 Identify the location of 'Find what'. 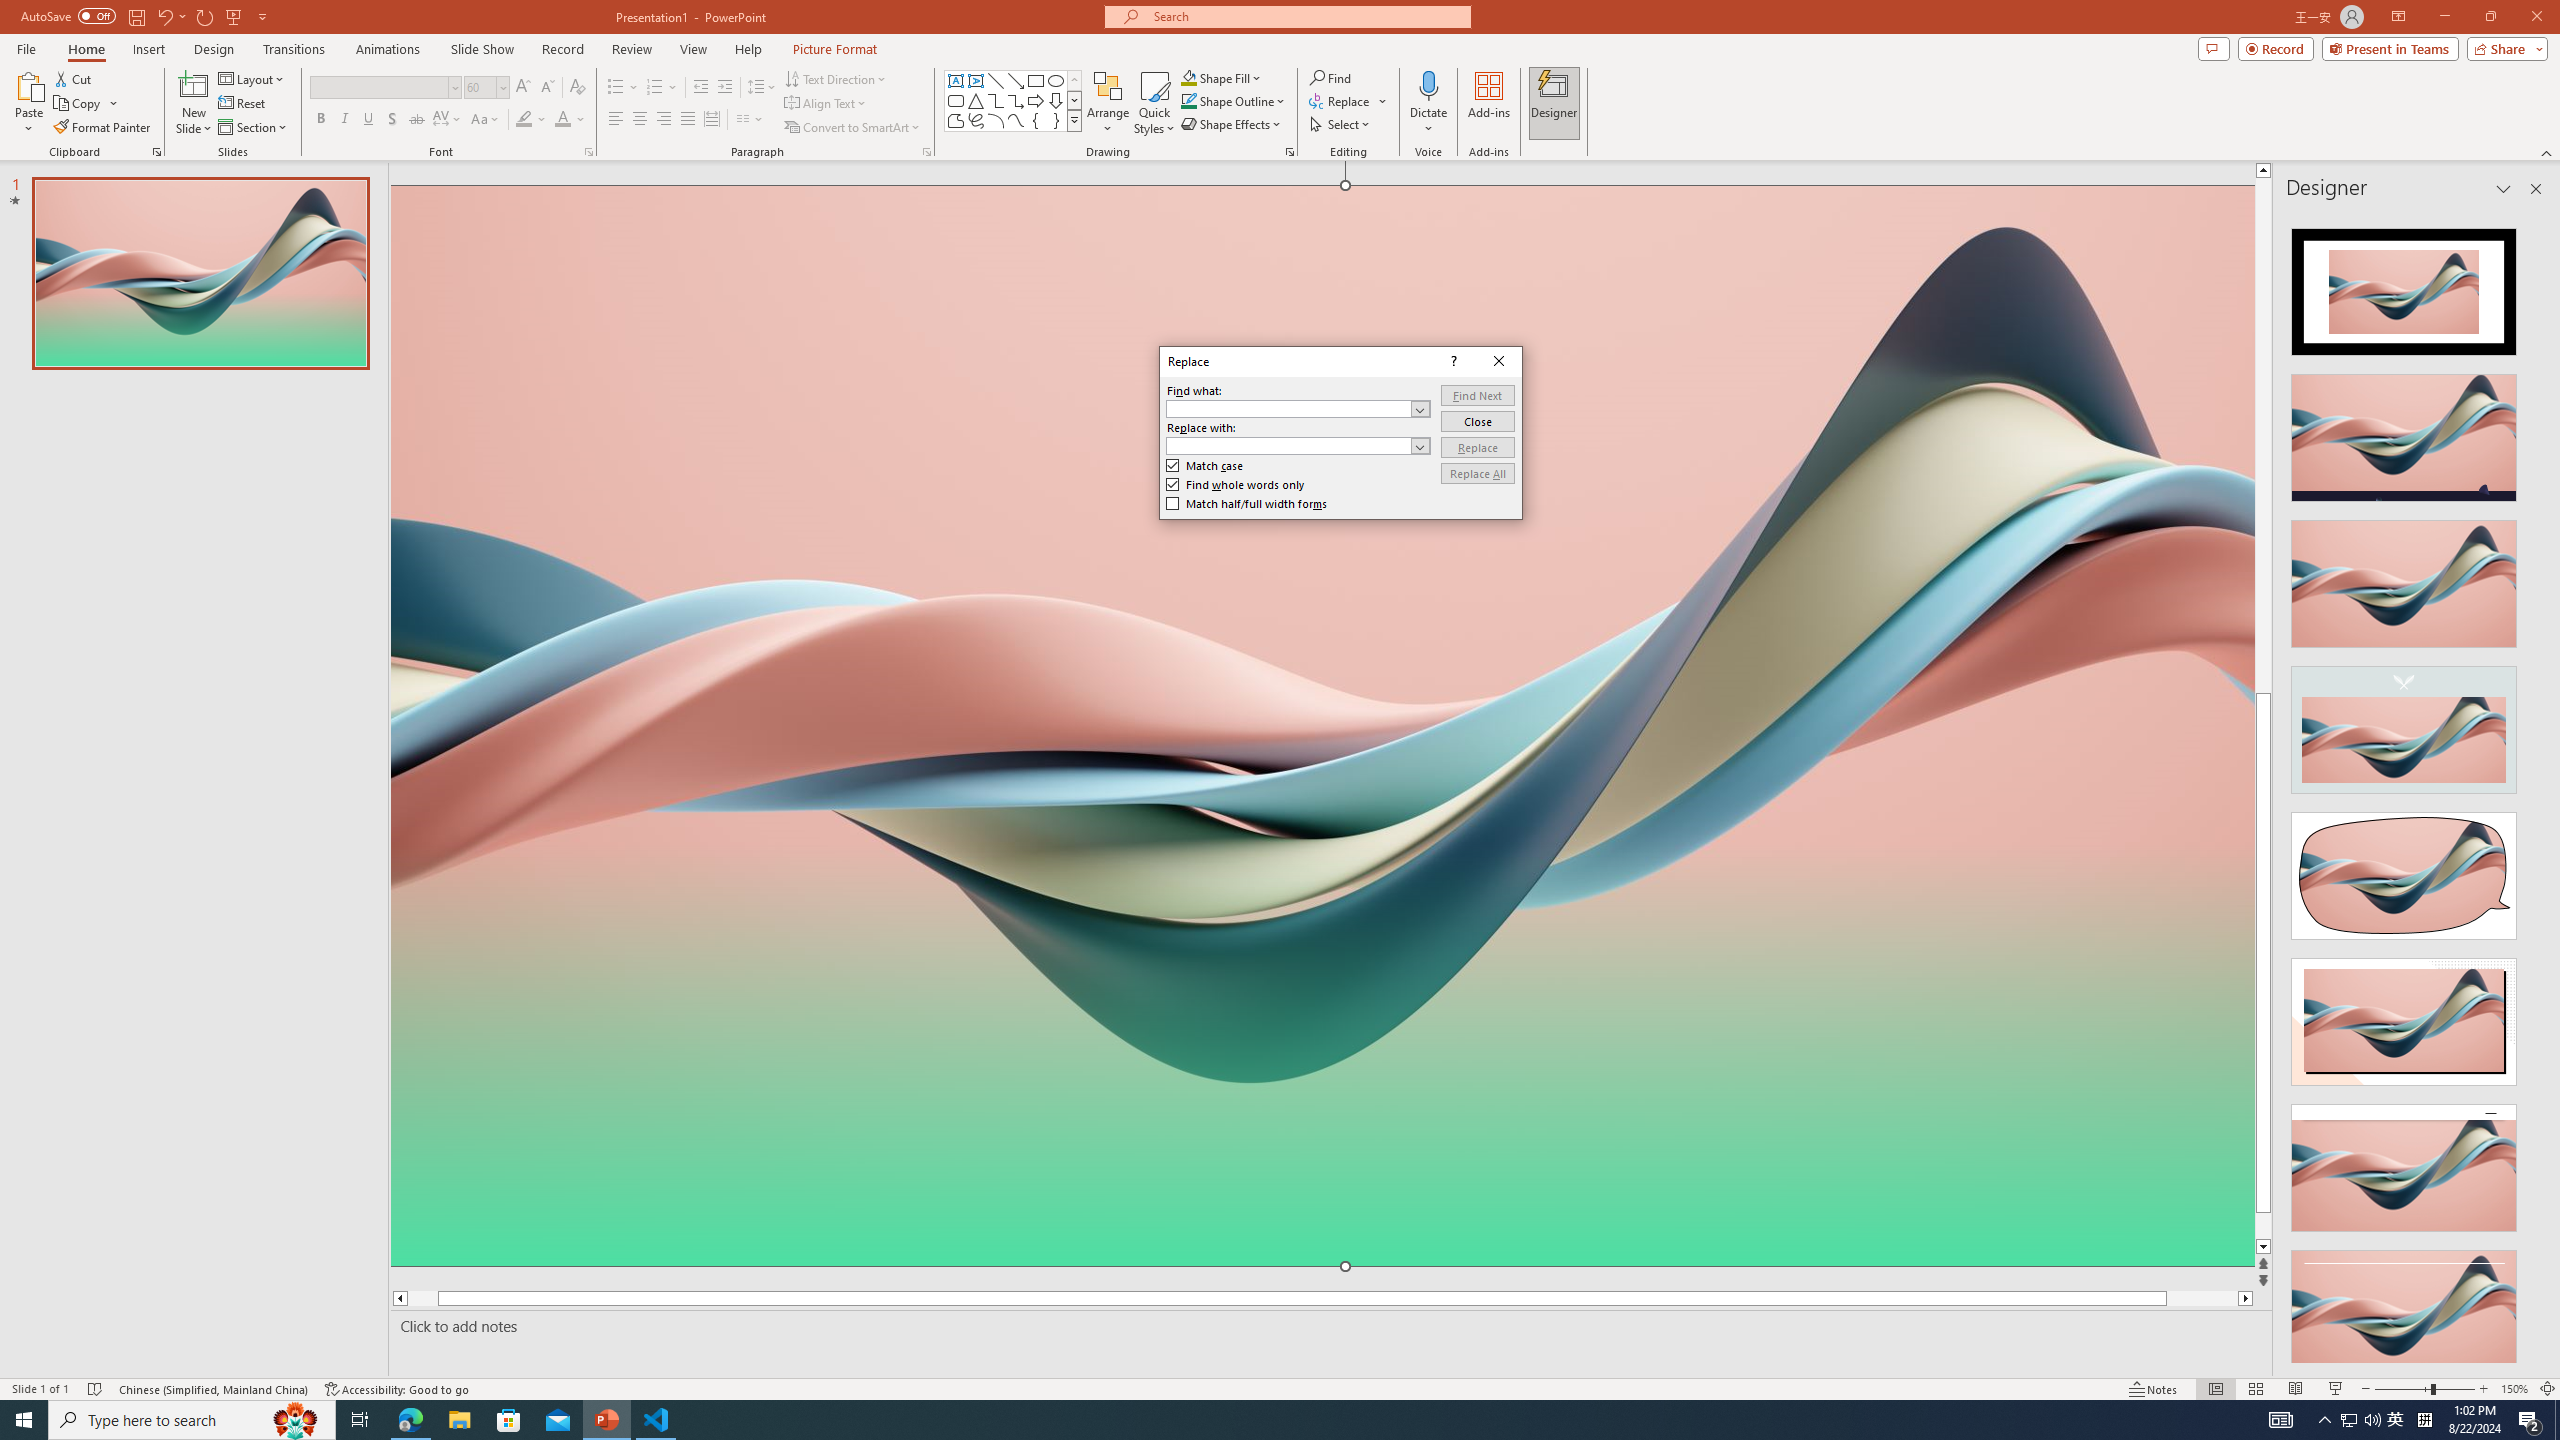
(1296, 407).